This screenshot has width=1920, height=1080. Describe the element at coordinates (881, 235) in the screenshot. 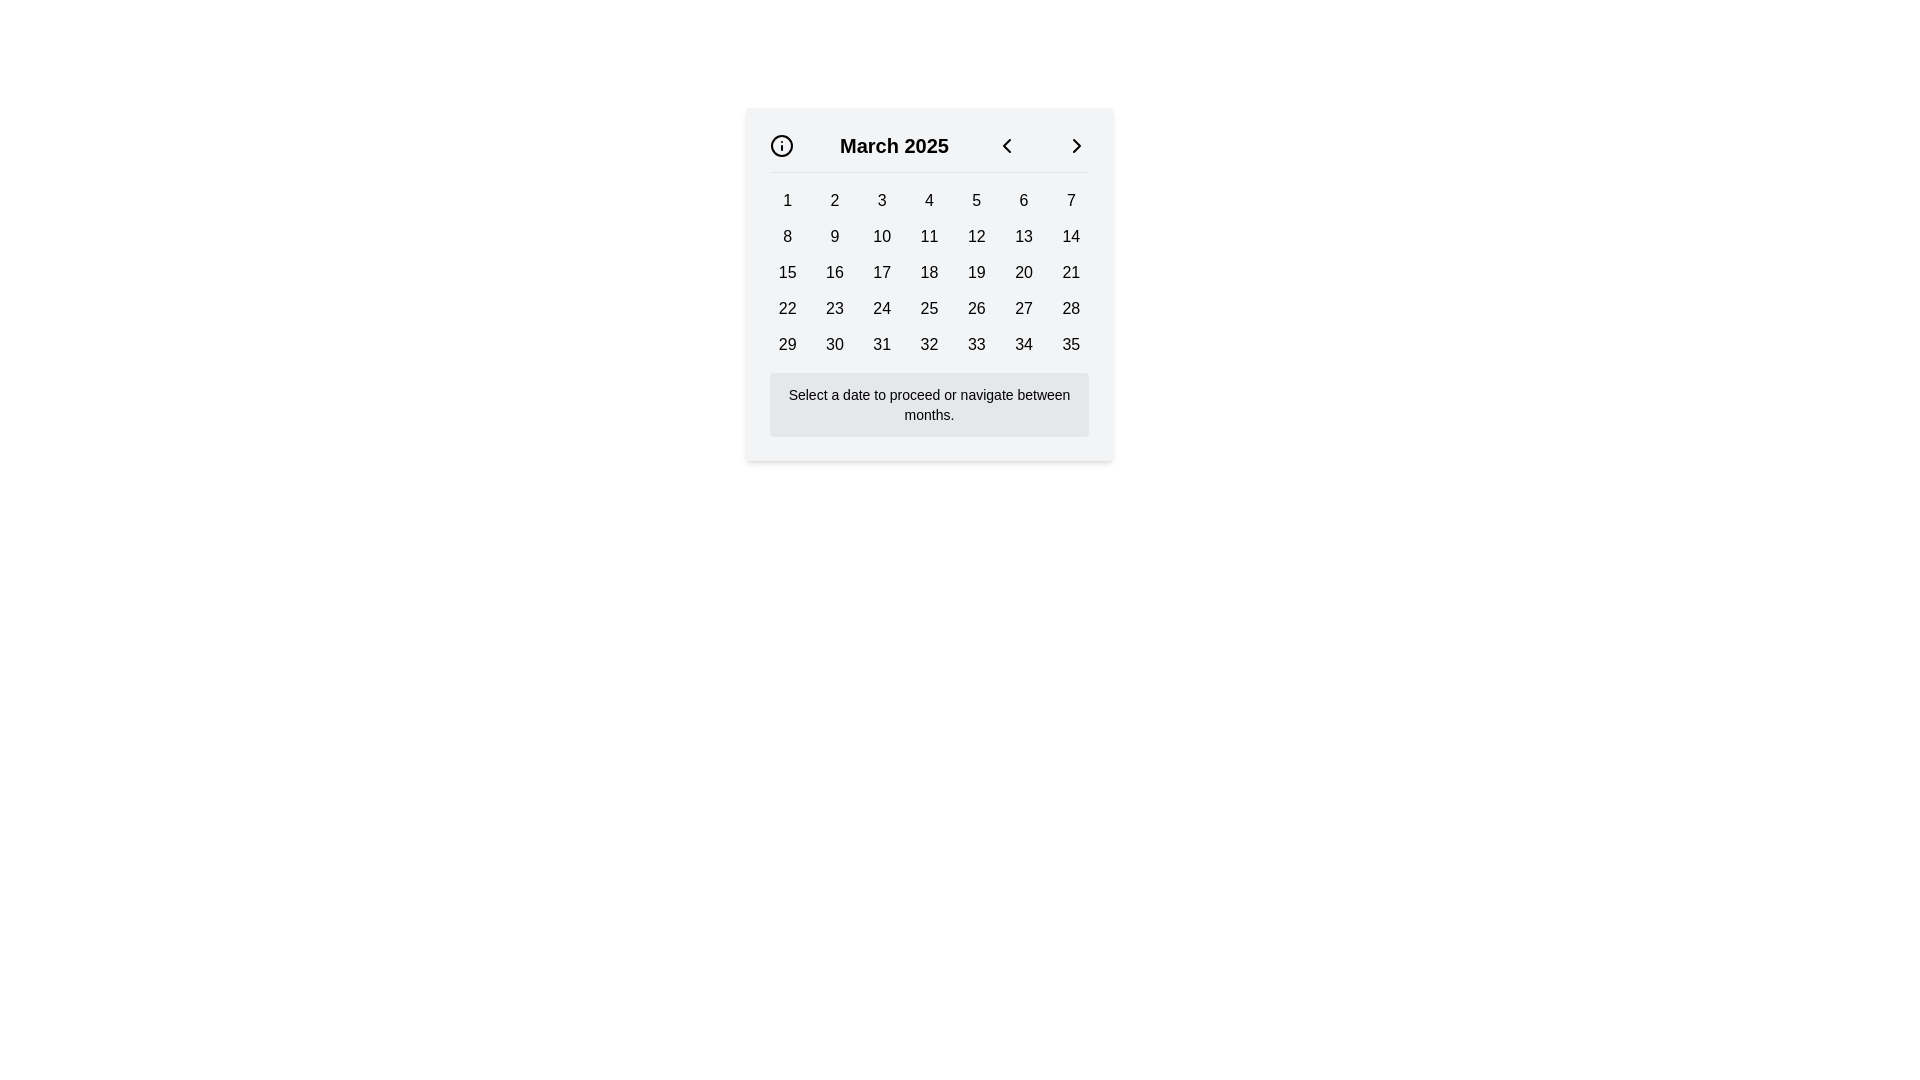

I see `the button representing a selectable day in the second row and third column of the calendar grid` at that location.